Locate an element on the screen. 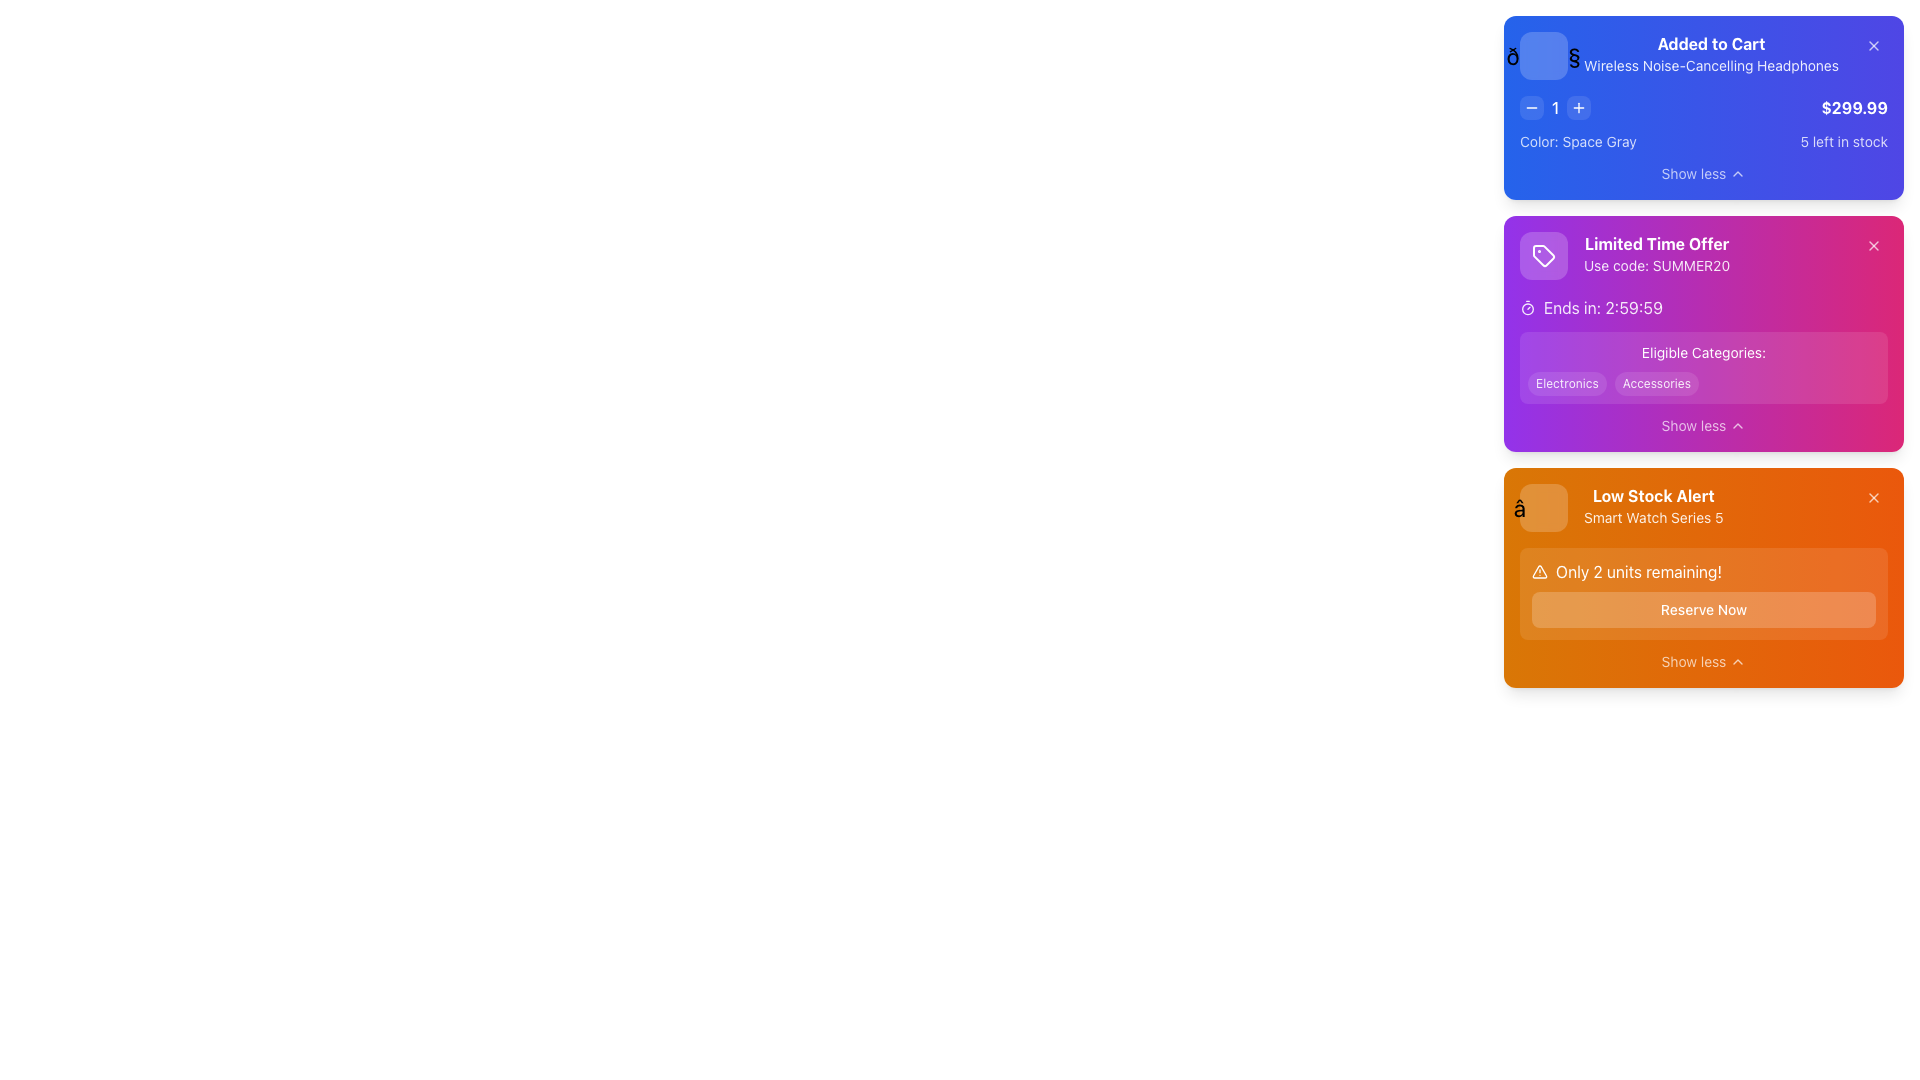 The image size is (1920, 1080). the text label displaying 'Smart Watch Series 5', which is in a light, semi-transparent white font against an orange background, located in the bottom-right corner of the interface is located at coordinates (1653, 516).